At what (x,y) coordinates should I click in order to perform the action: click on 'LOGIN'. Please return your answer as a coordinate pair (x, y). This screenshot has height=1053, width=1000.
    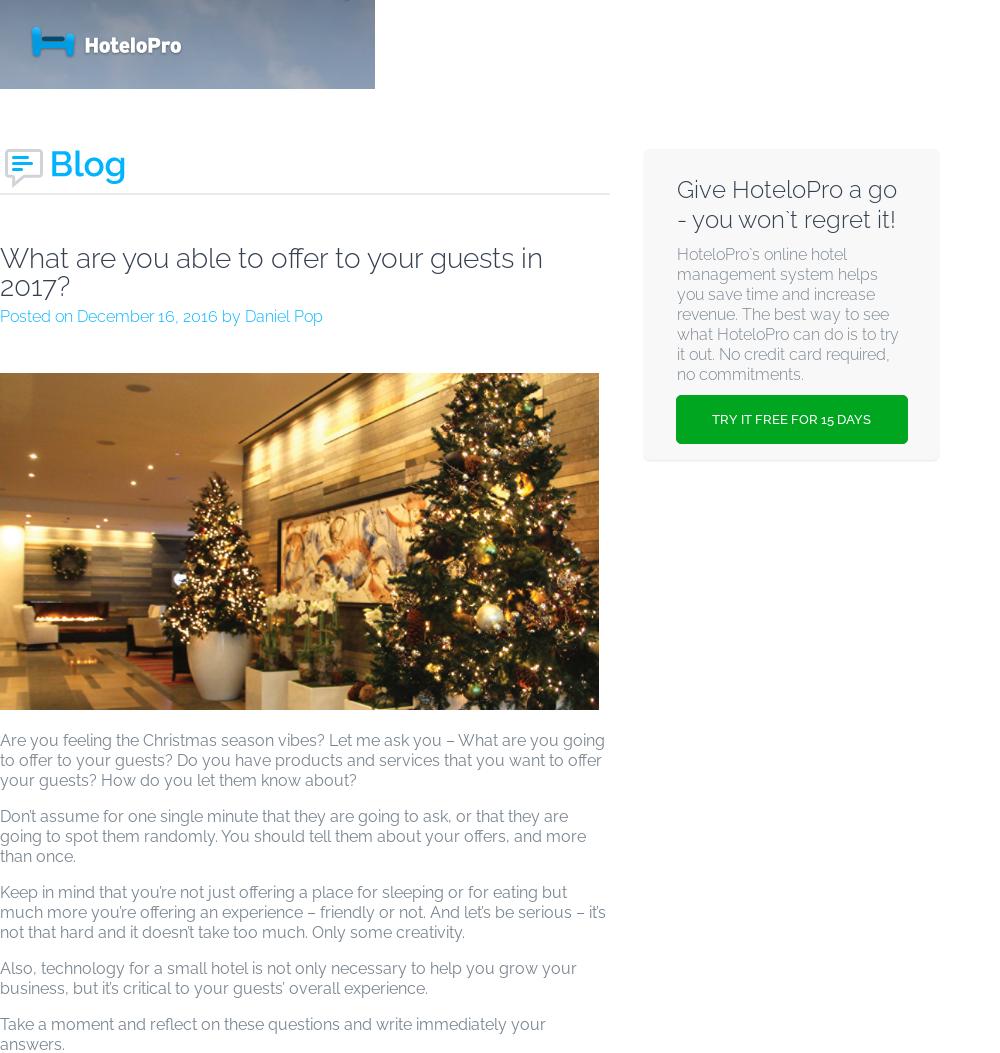
    Looking at the image, I should click on (812, 42).